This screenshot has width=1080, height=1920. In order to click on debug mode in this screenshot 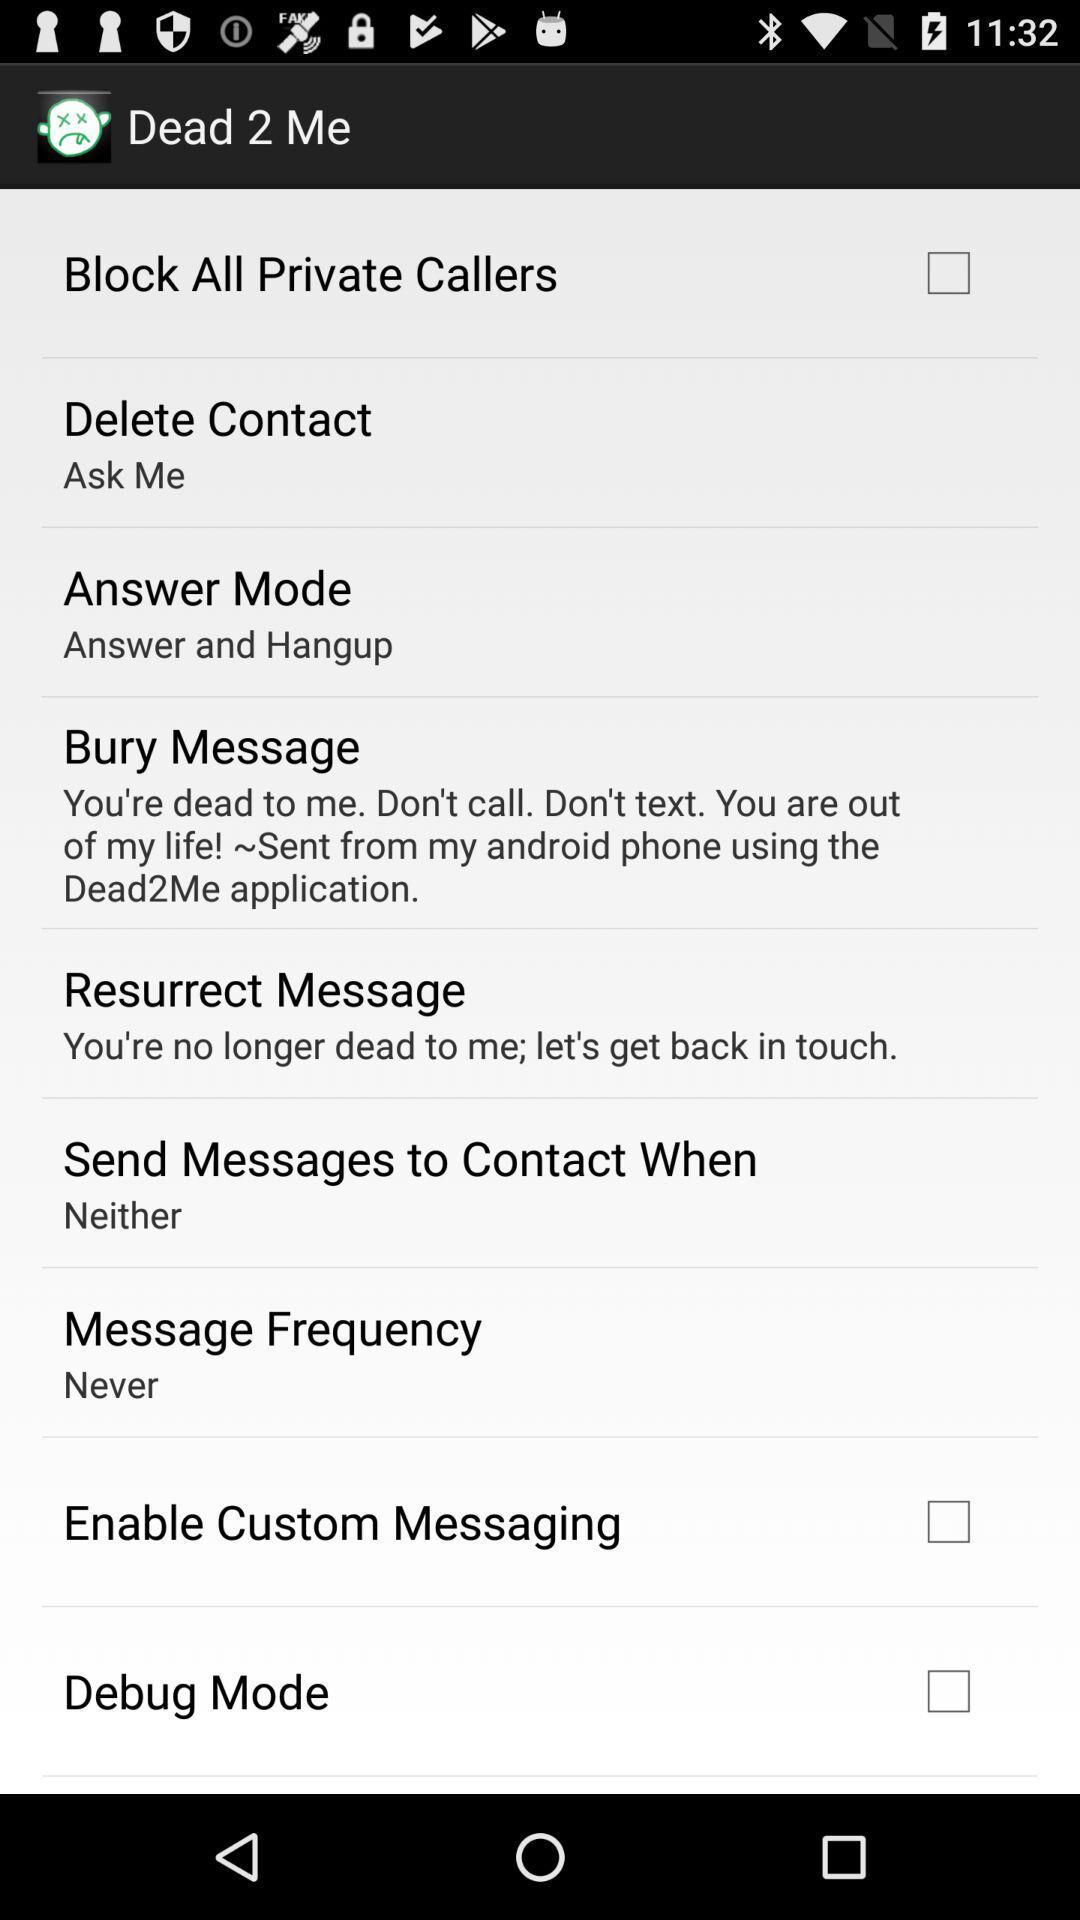, I will do `click(196, 1689)`.